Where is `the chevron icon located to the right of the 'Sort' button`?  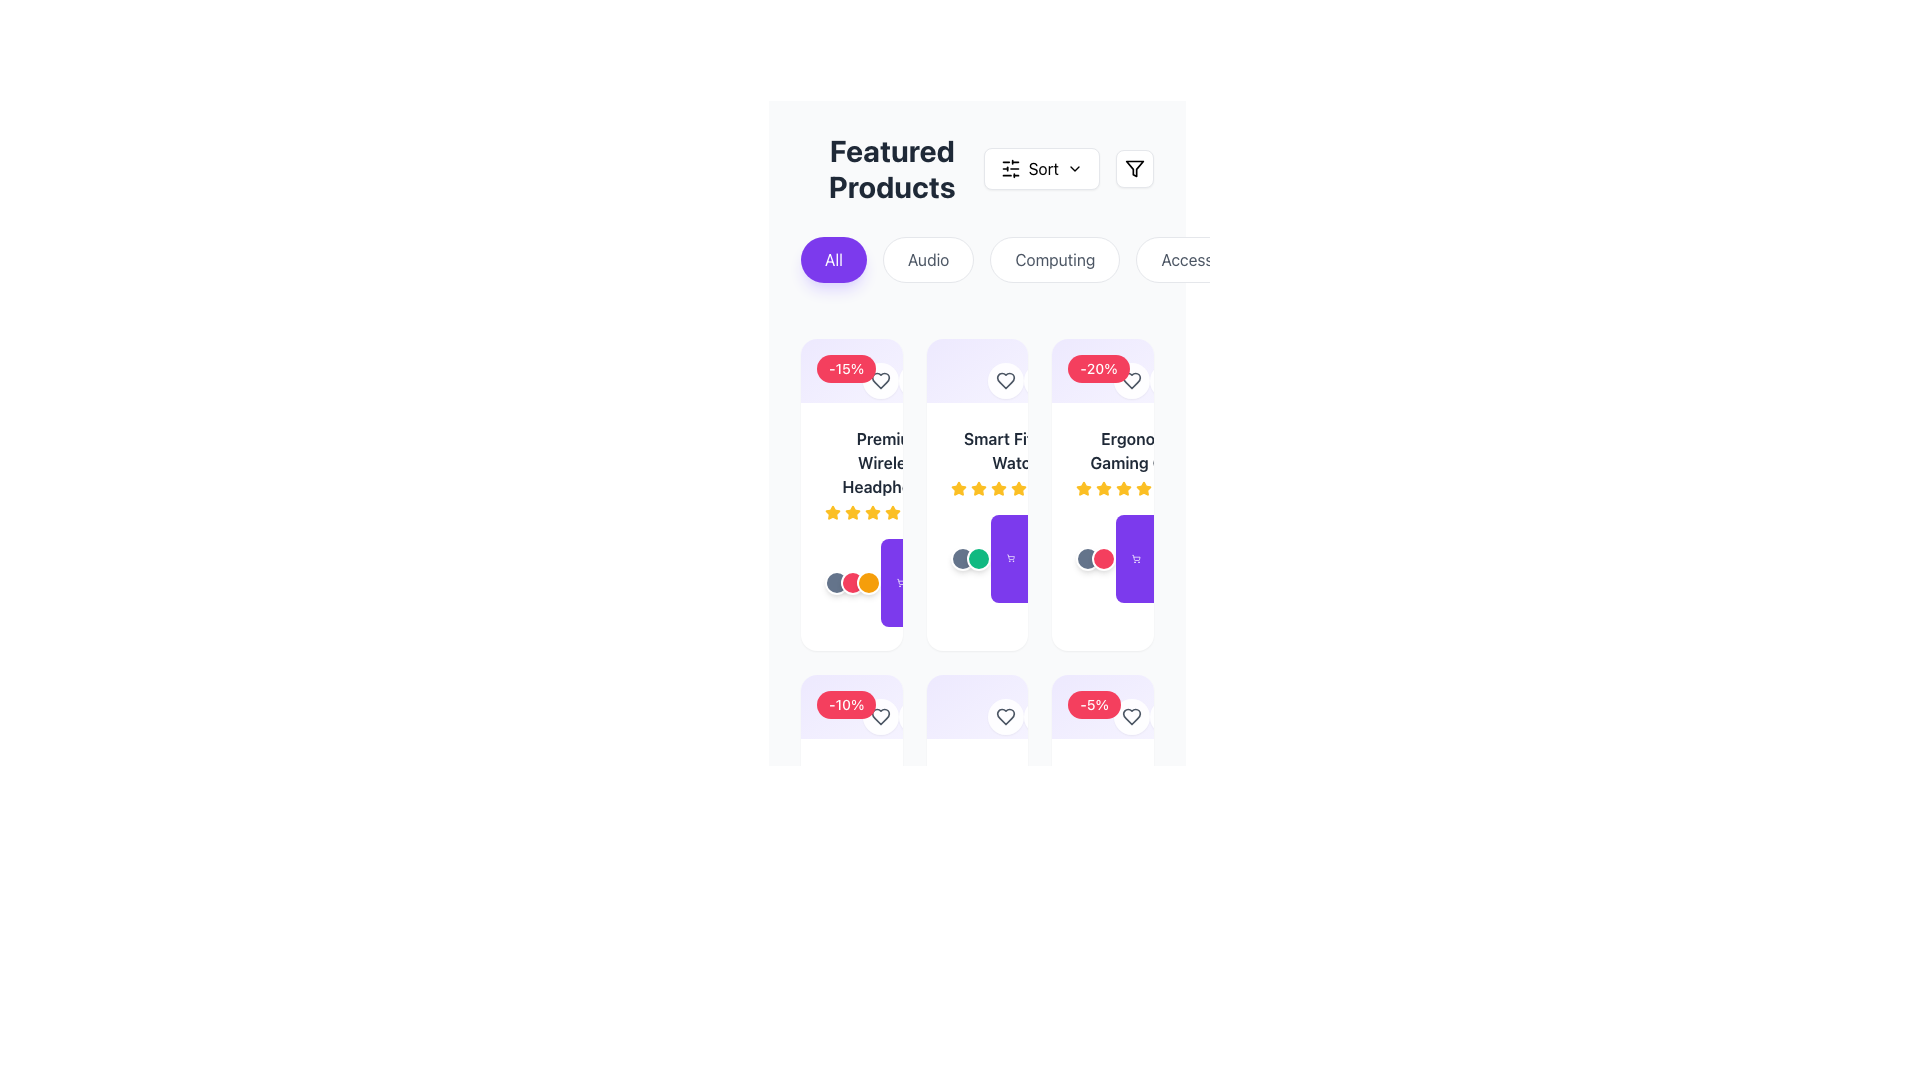
the chevron icon located to the right of the 'Sort' button is located at coordinates (1074, 168).